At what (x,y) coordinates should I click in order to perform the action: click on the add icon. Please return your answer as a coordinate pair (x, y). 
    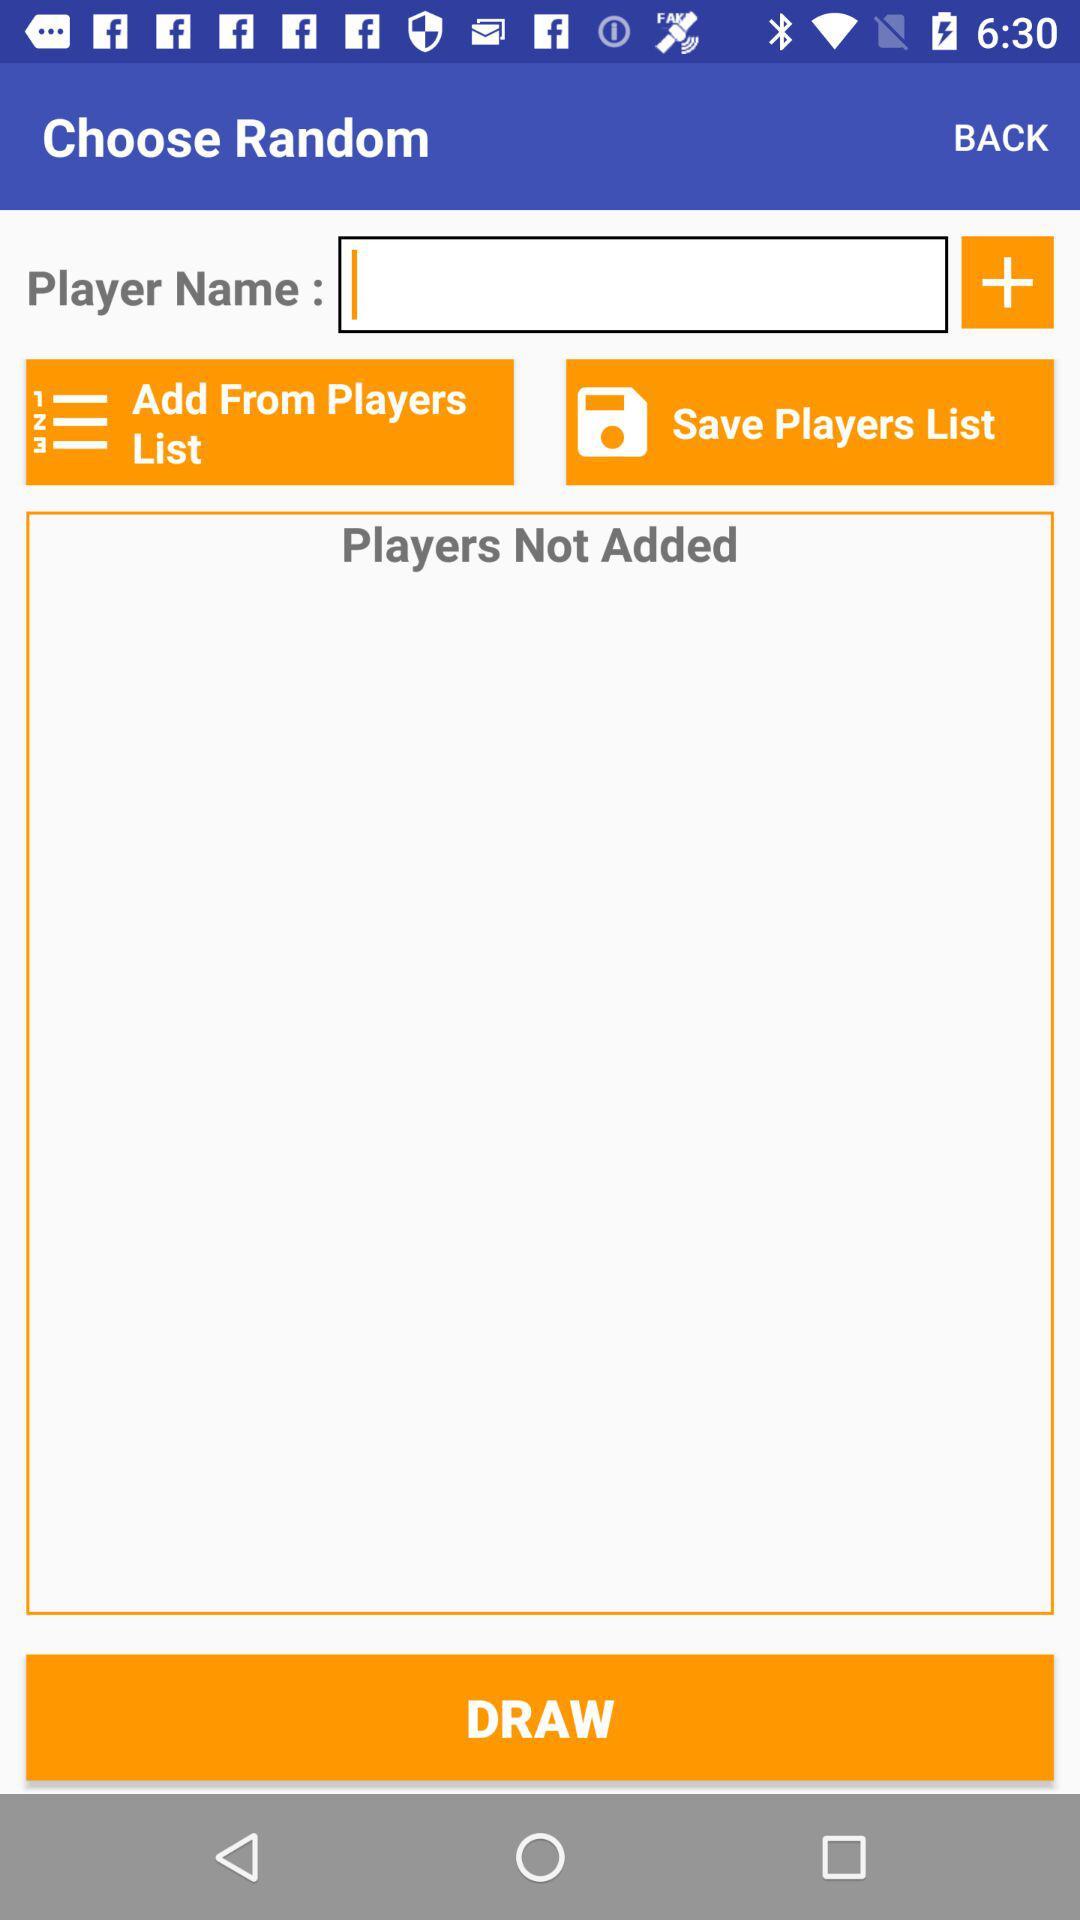
    Looking at the image, I should click on (1007, 281).